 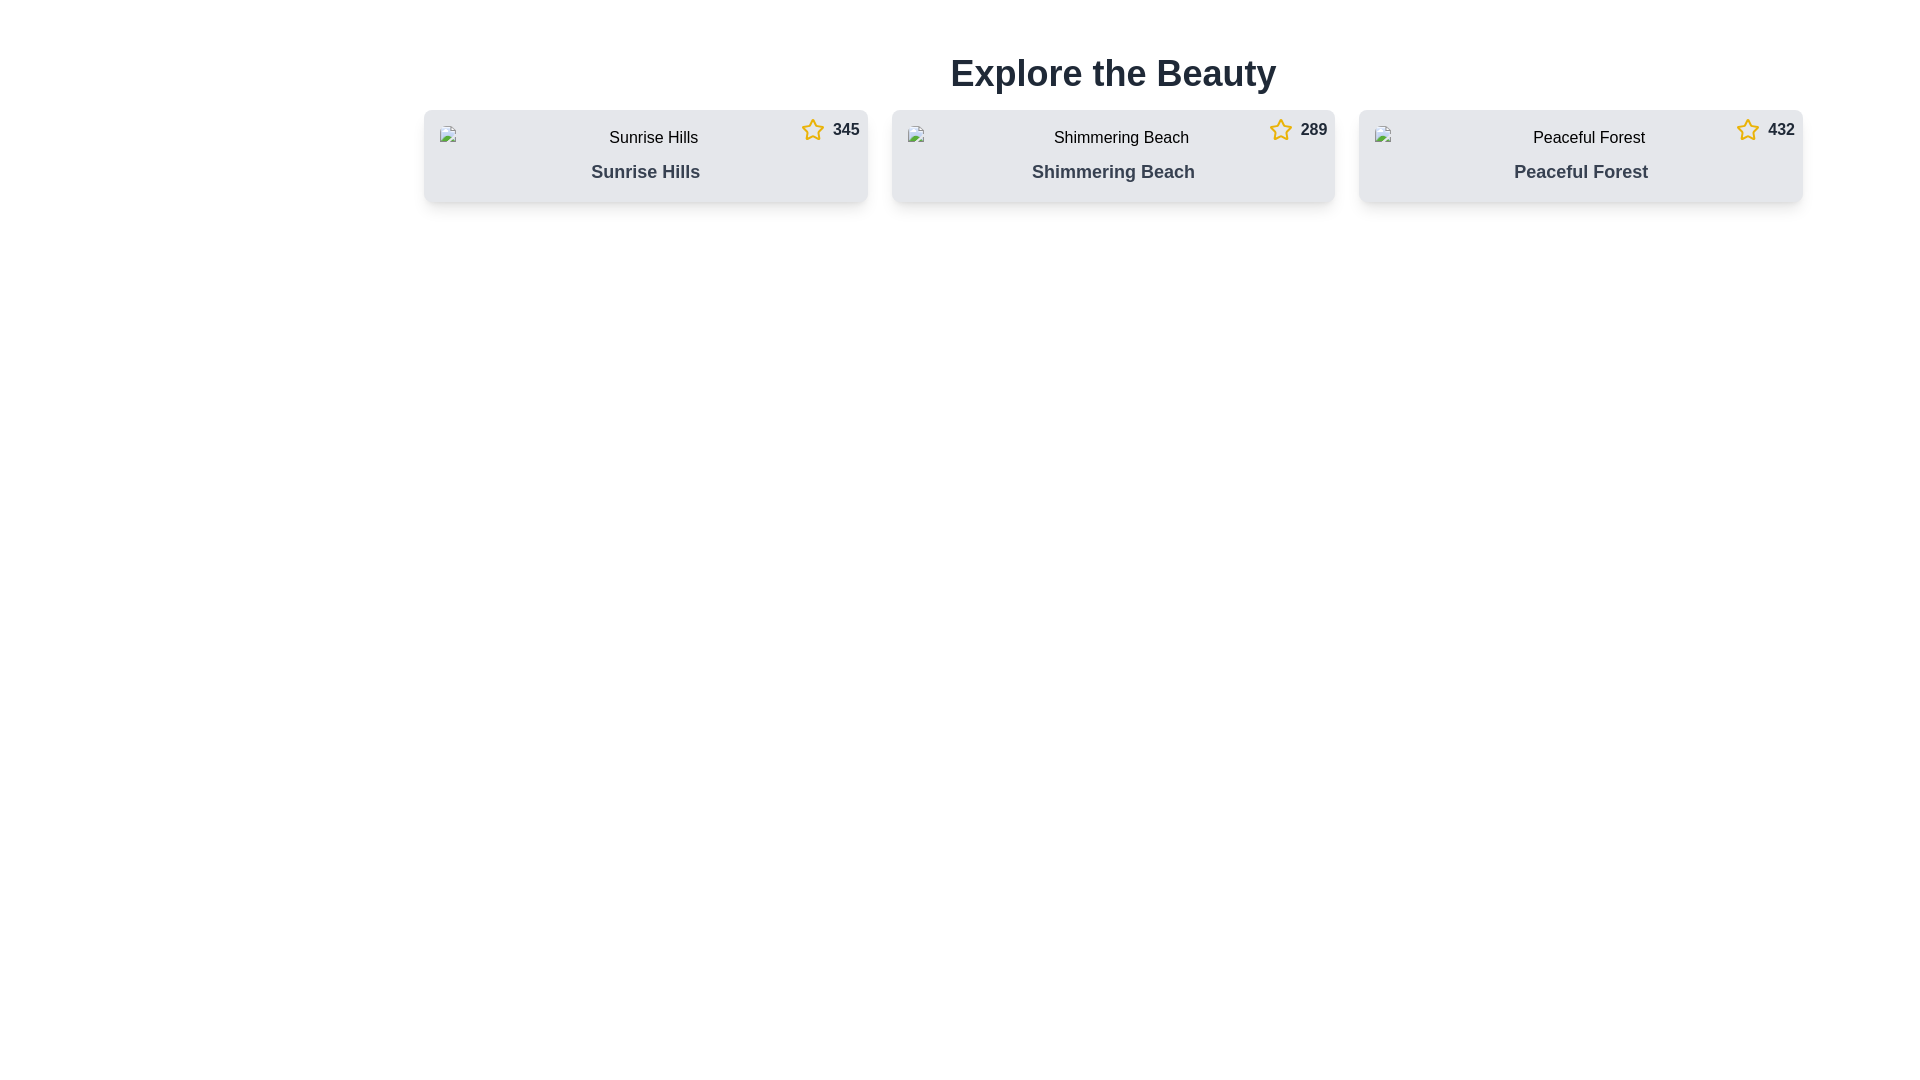 What do you see at coordinates (1580, 154) in the screenshot?
I see `the information displayed on the 'Peaceful Forest' informational card, which is located in the first row and third position of the grid layout` at bounding box center [1580, 154].